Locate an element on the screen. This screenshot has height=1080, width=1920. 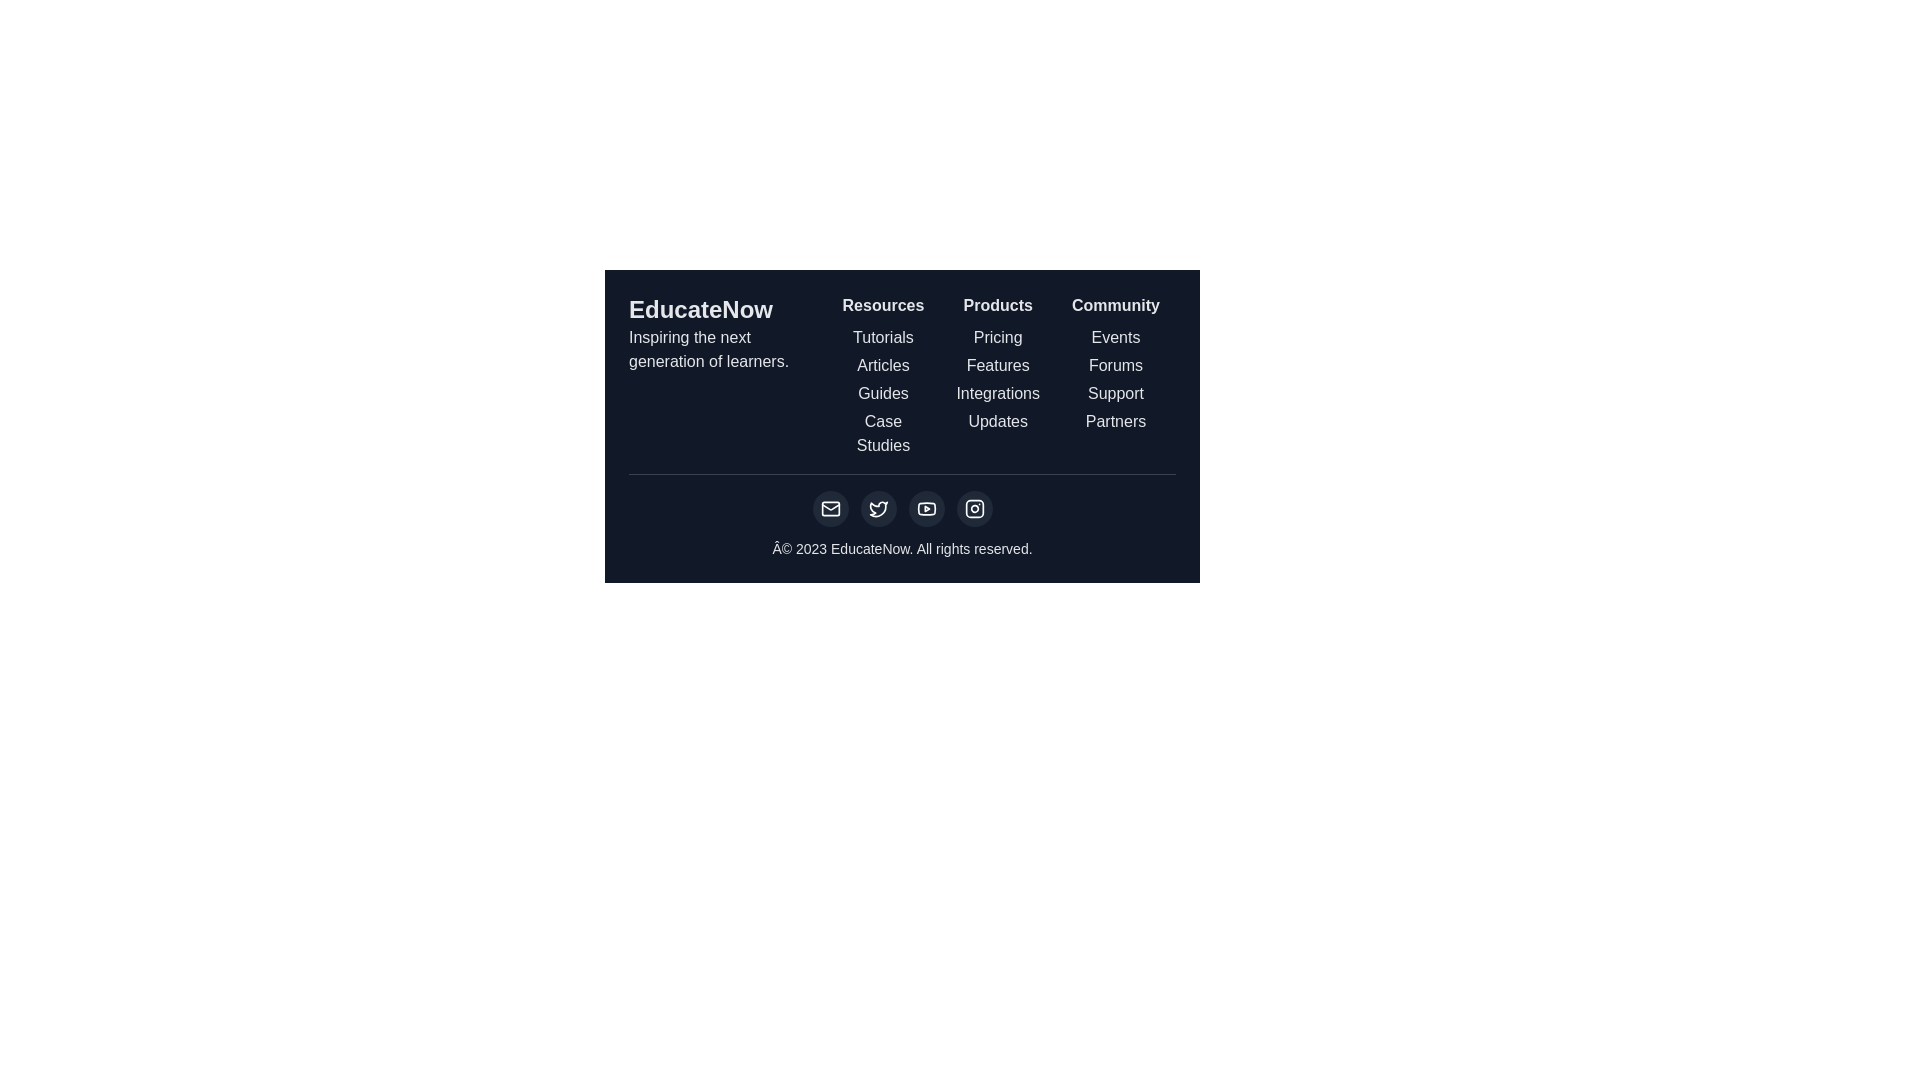
the topmost text link under the 'Products' heading is located at coordinates (998, 337).